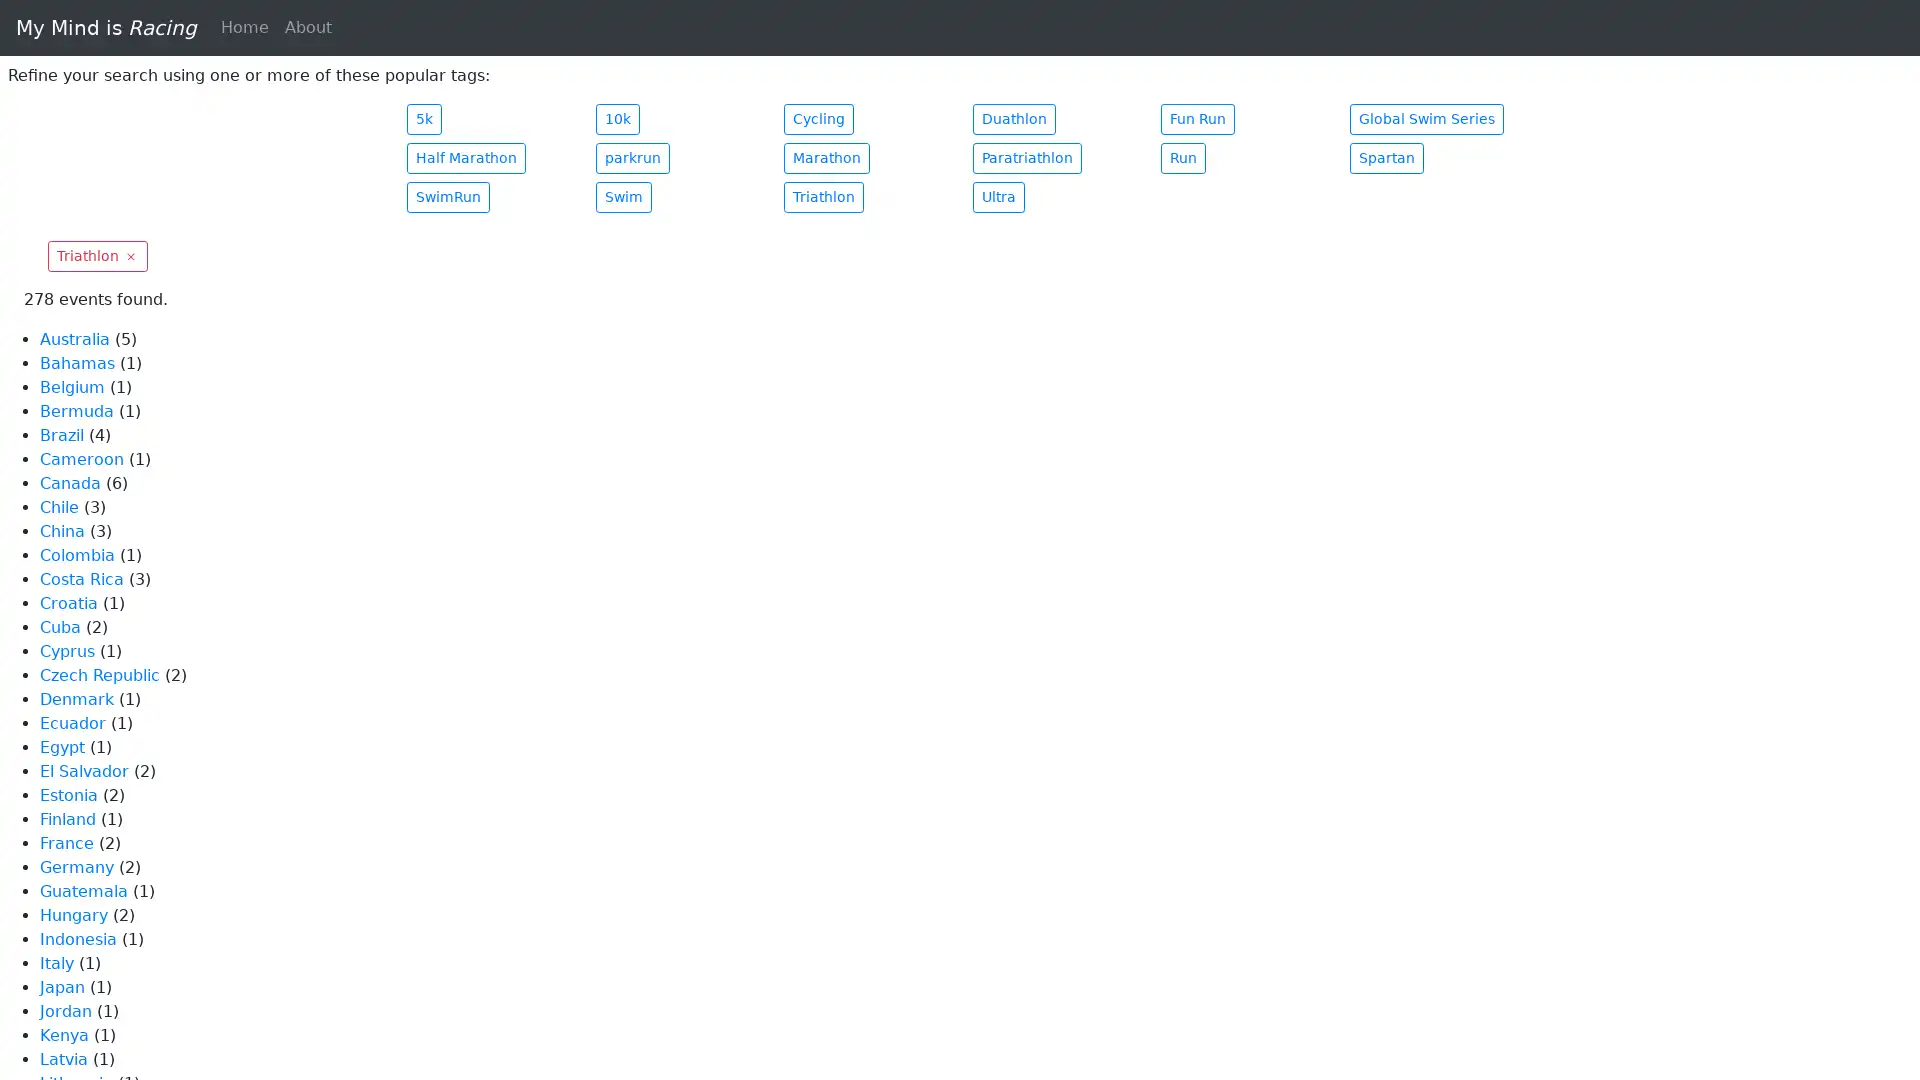  I want to click on SwimRun, so click(447, 197).